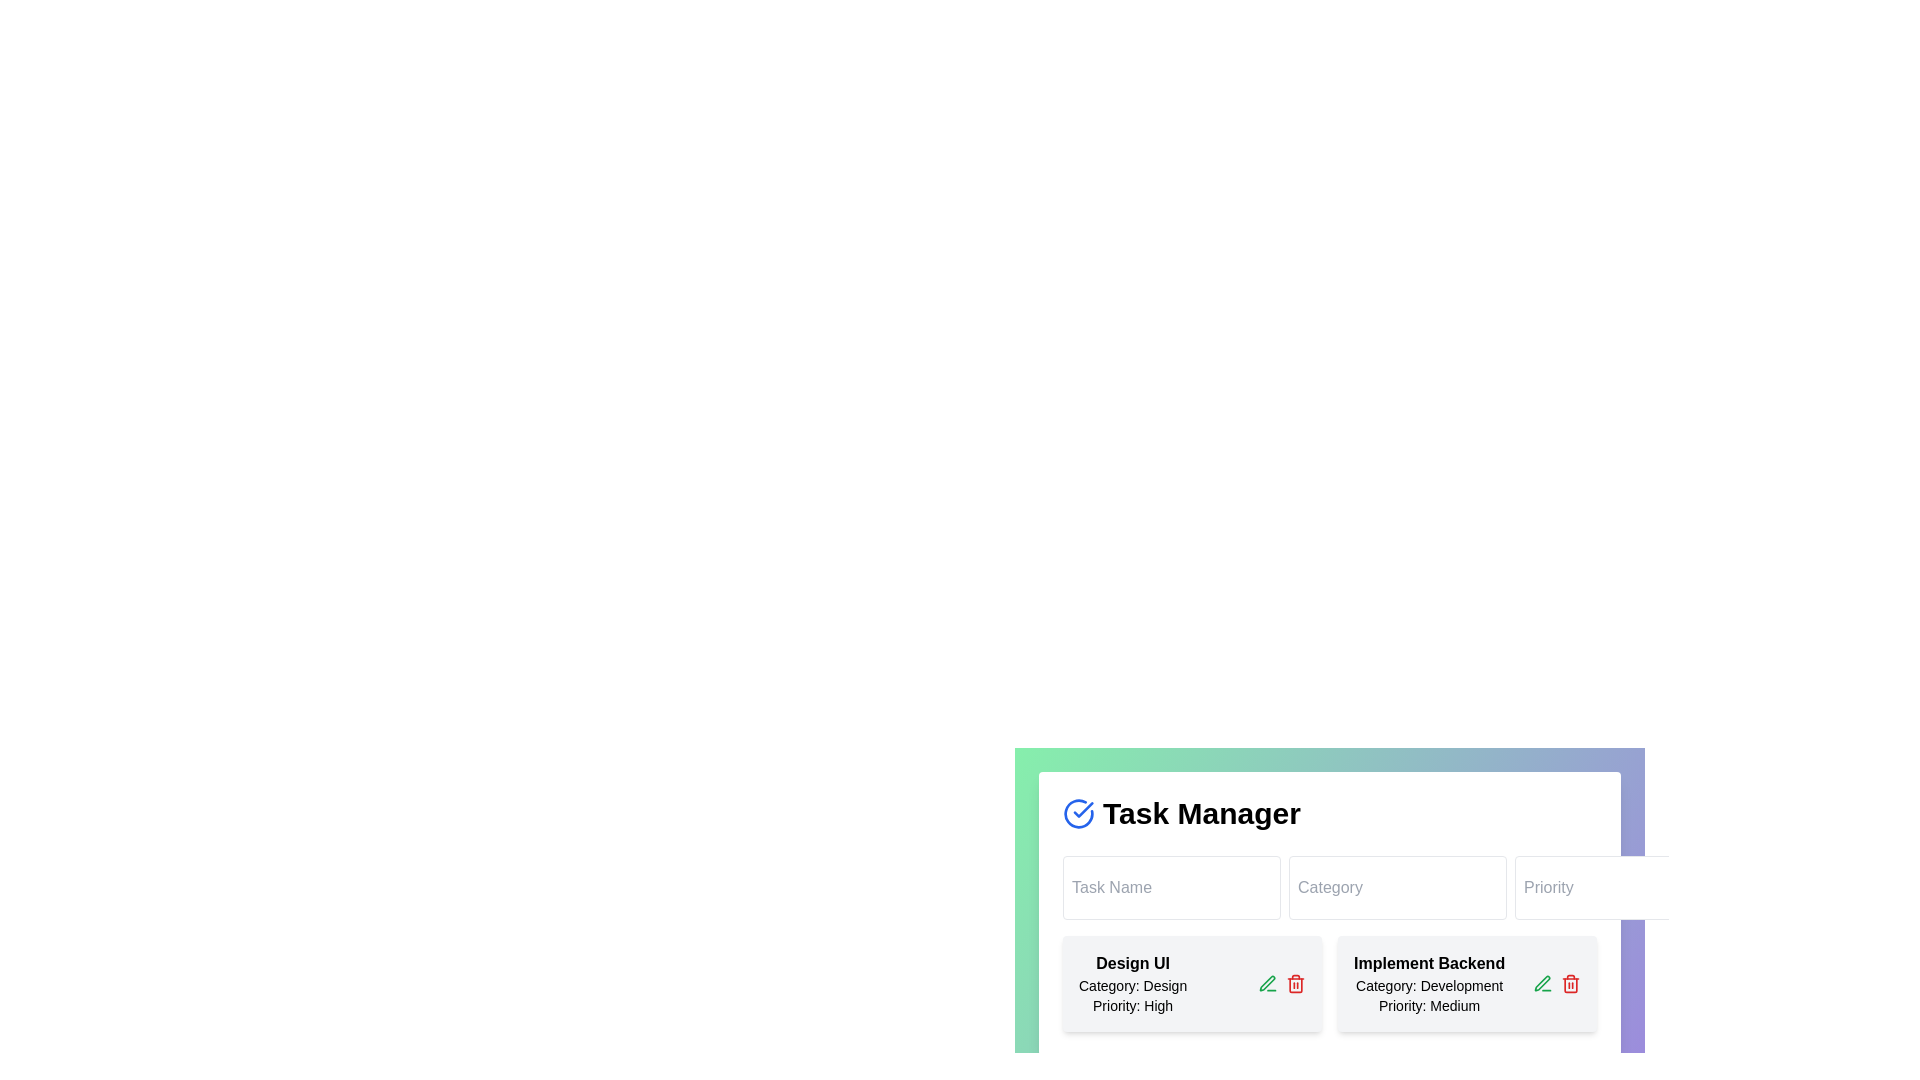 The height and width of the screenshot is (1080, 1920). Describe the element at coordinates (1764, 886) in the screenshot. I see `the 'circle plus' icon representing the 'Add Task' functionality located at the top-right portion of the visible area` at that location.